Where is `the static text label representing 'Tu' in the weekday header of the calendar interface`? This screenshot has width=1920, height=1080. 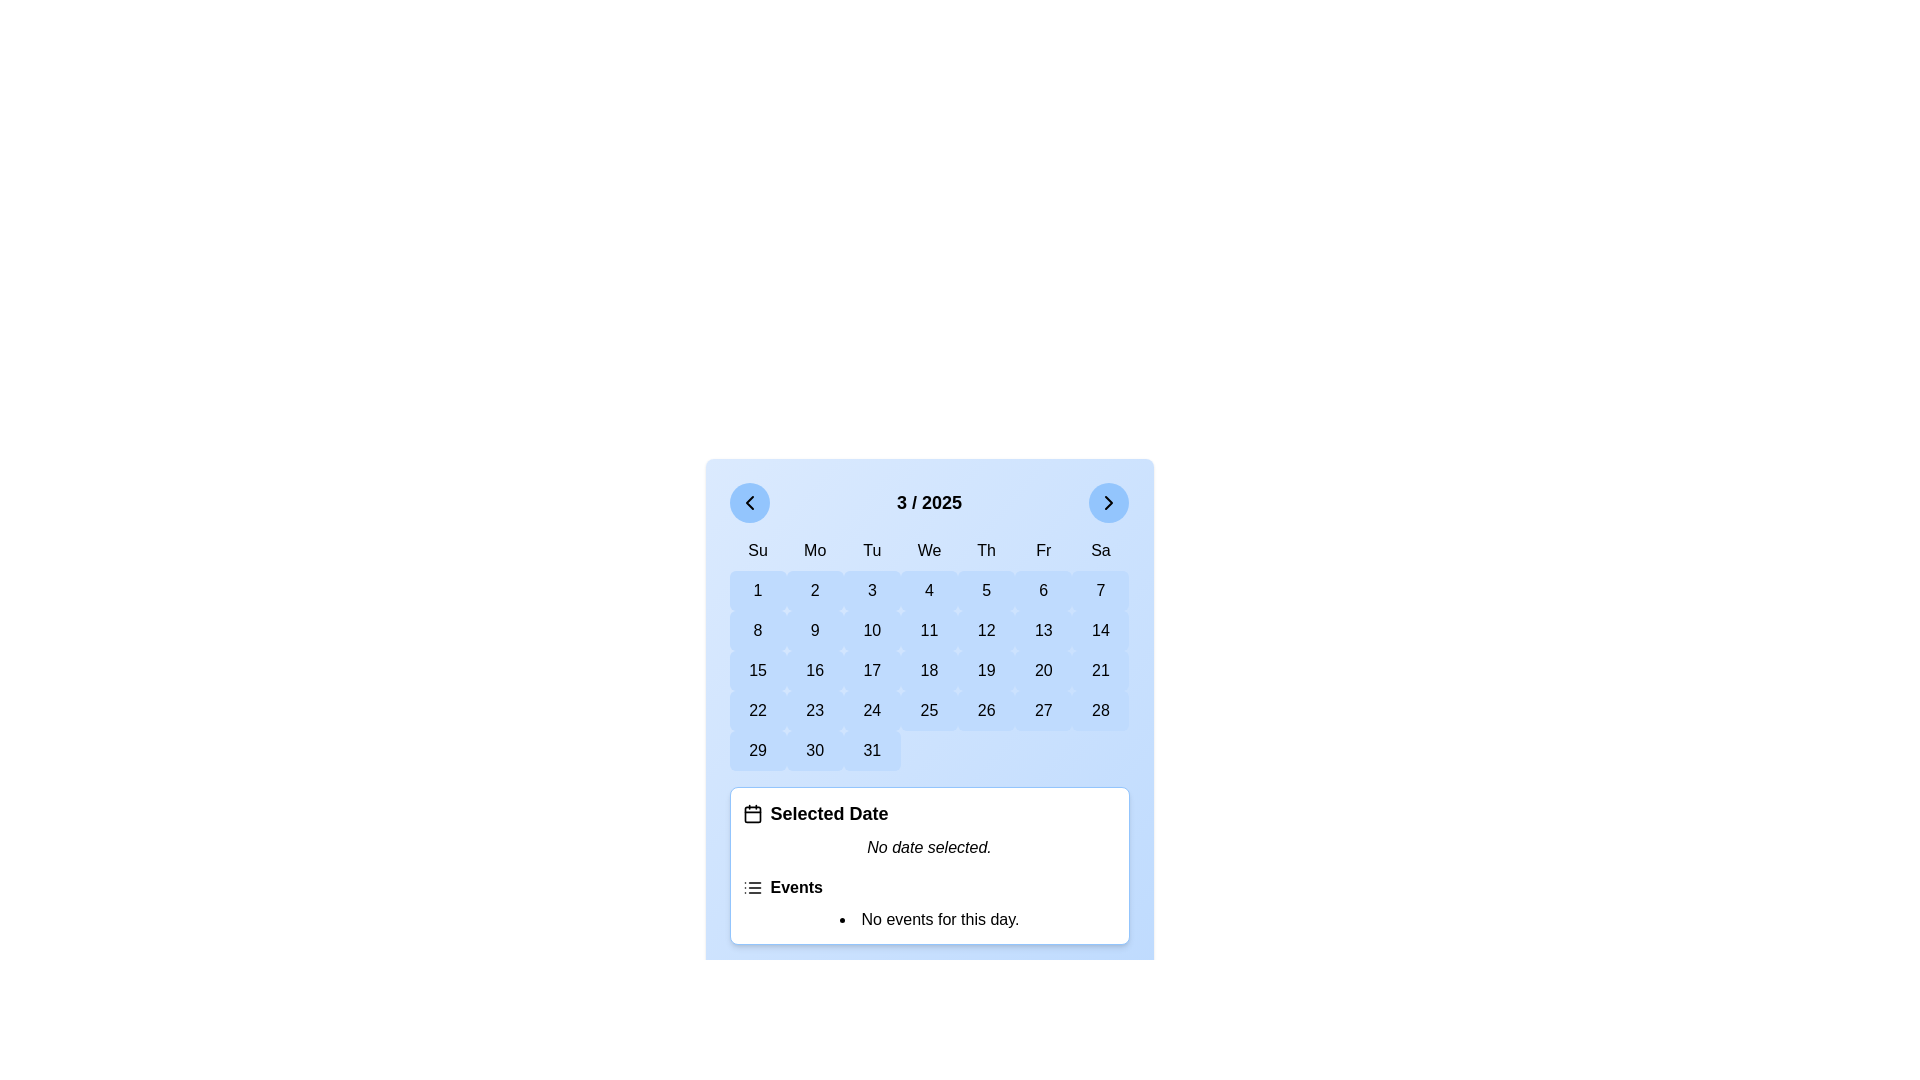 the static text label representing 'Tu' in the weekday header of the calendar interface is located at coordinates (872, 551).